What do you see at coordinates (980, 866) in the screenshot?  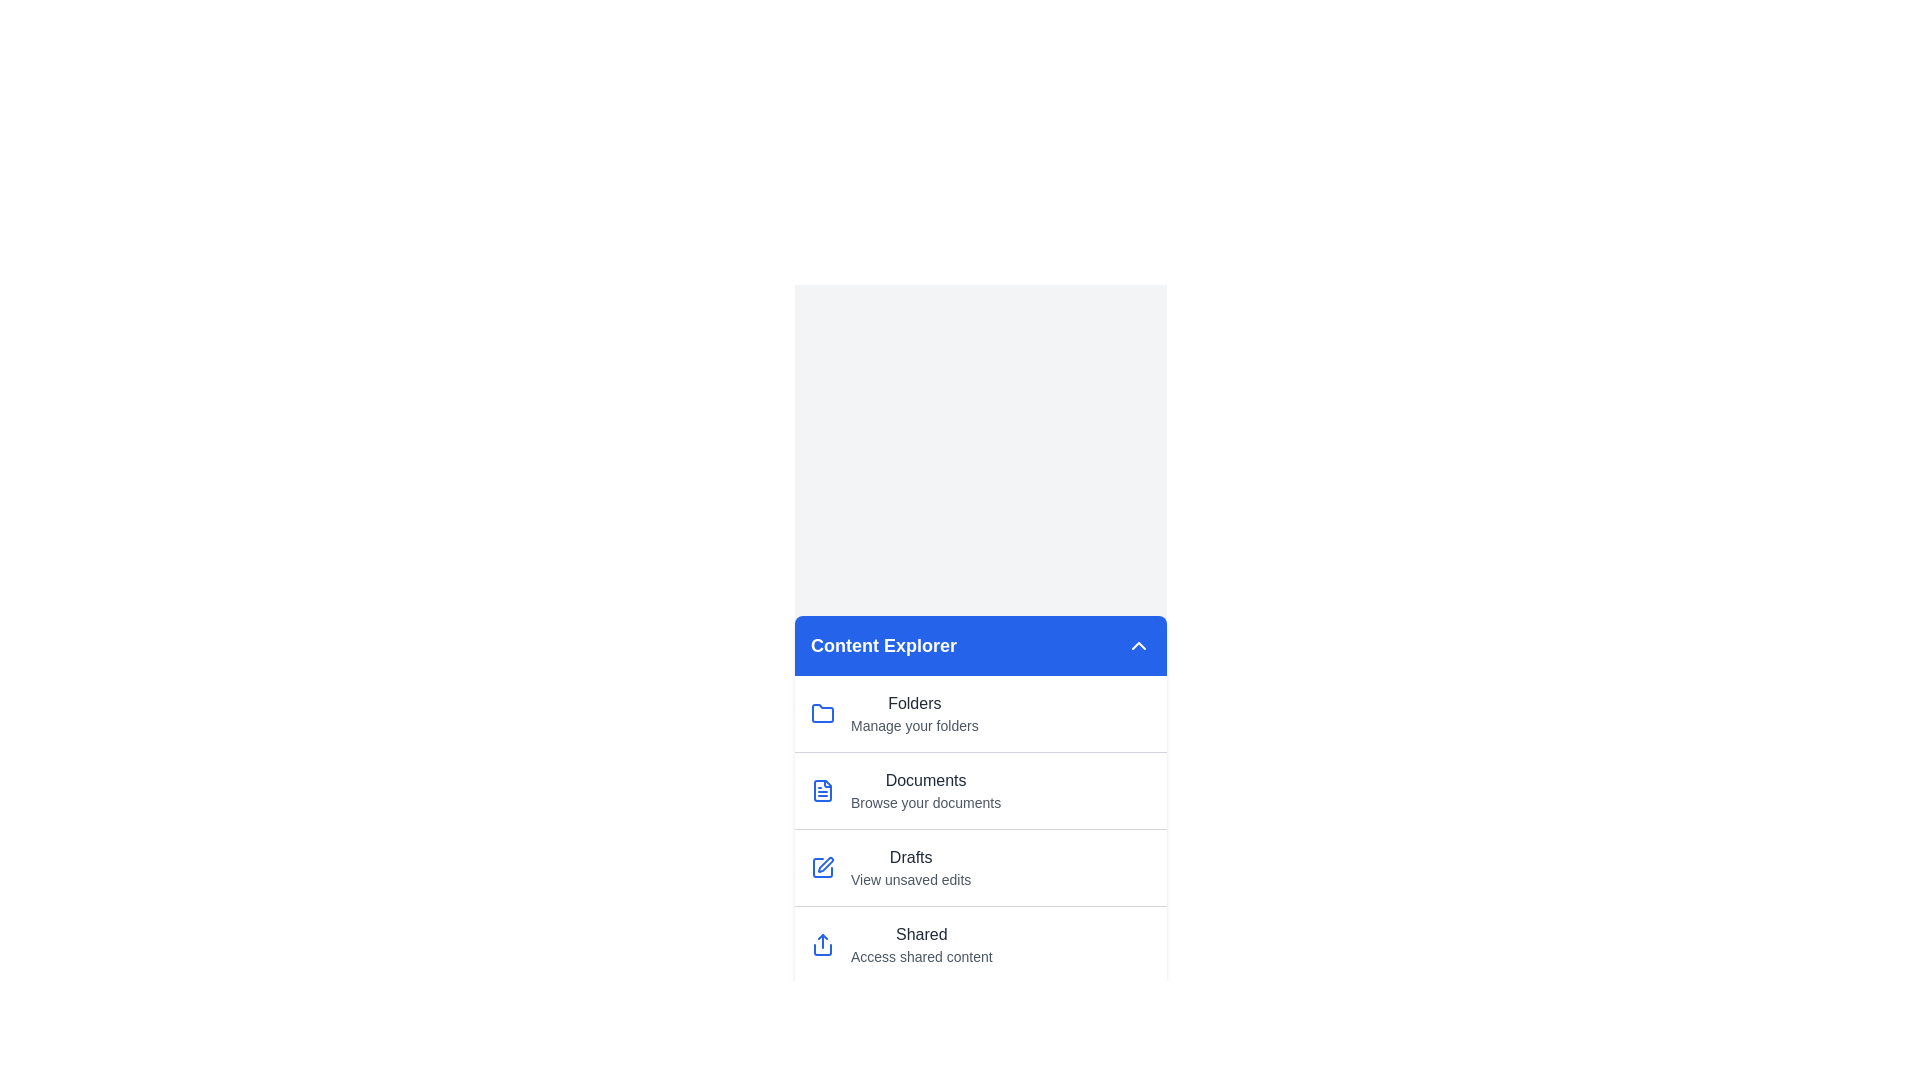 I see `the menu item Drafts from the list` at bounding box center [980, 866].